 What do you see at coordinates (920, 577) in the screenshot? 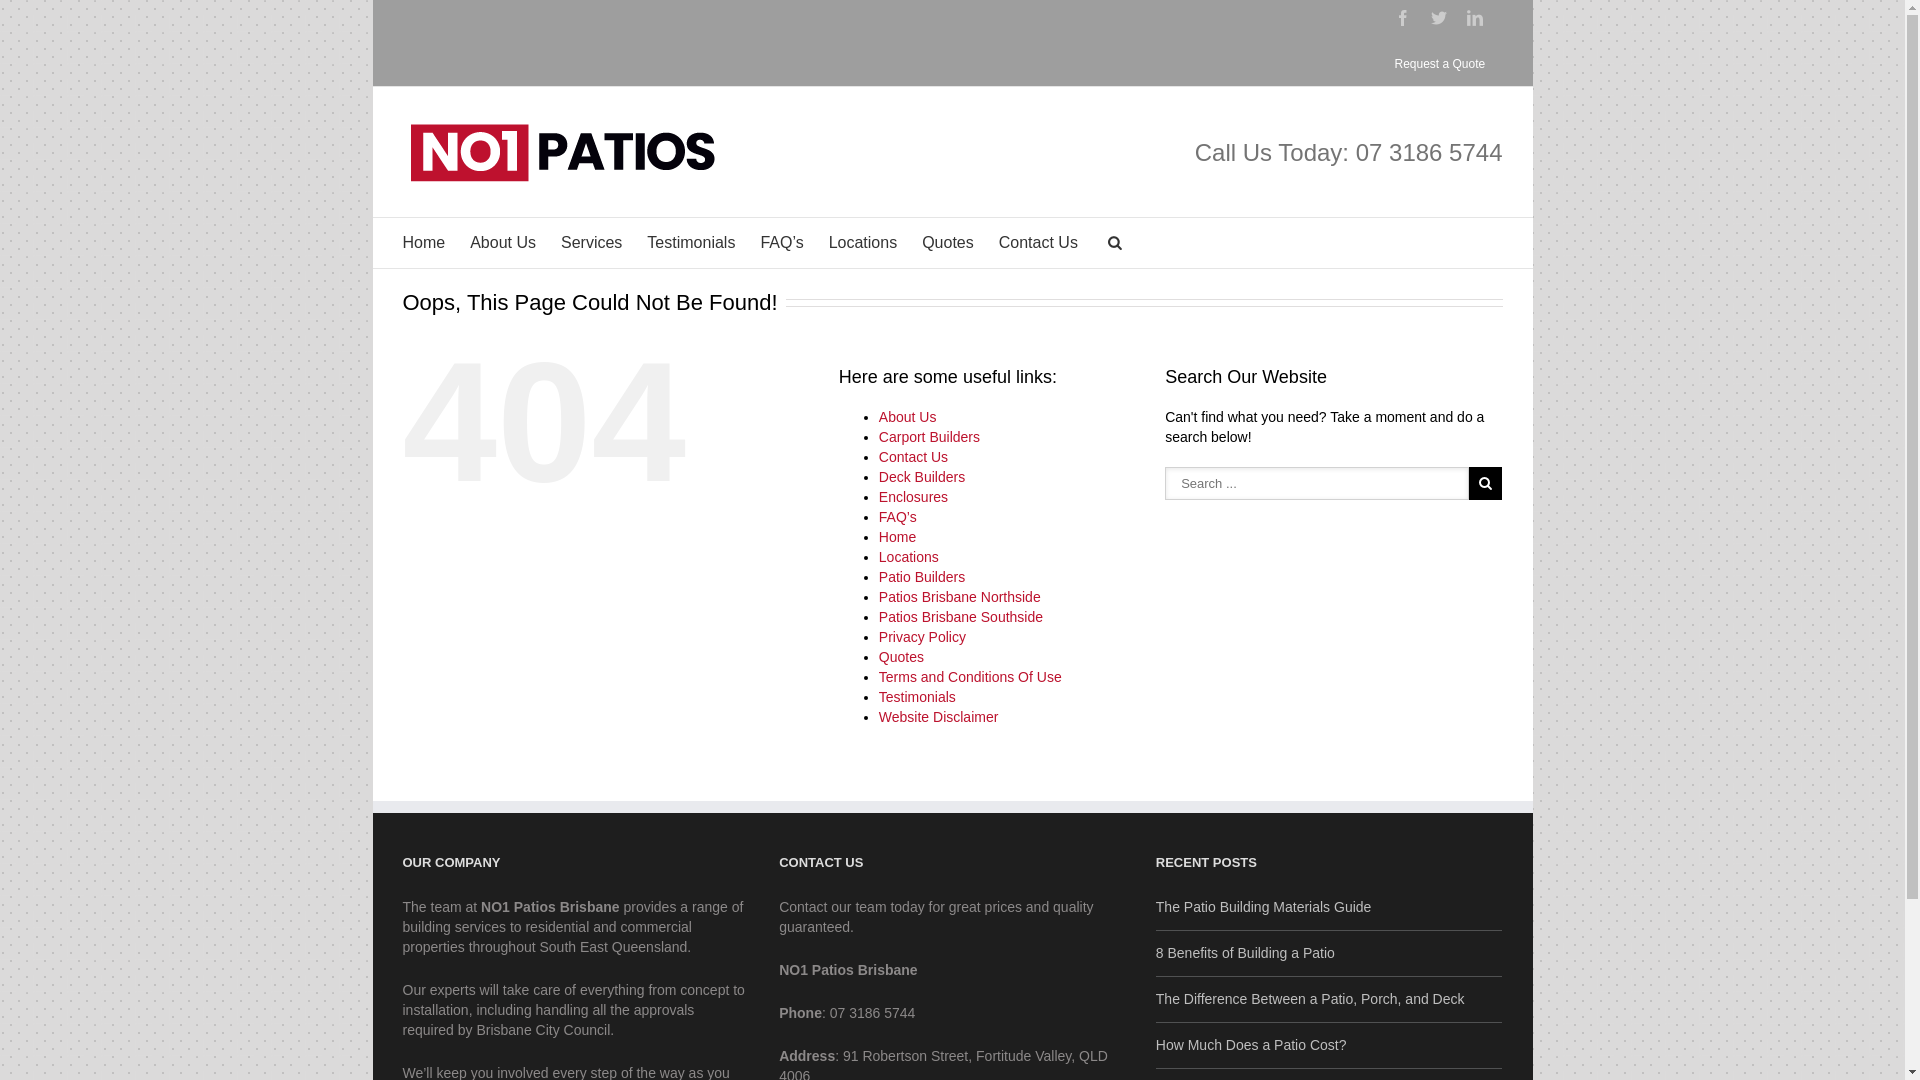
I see `'Patio Builders'` at bounding box center [920, 577].